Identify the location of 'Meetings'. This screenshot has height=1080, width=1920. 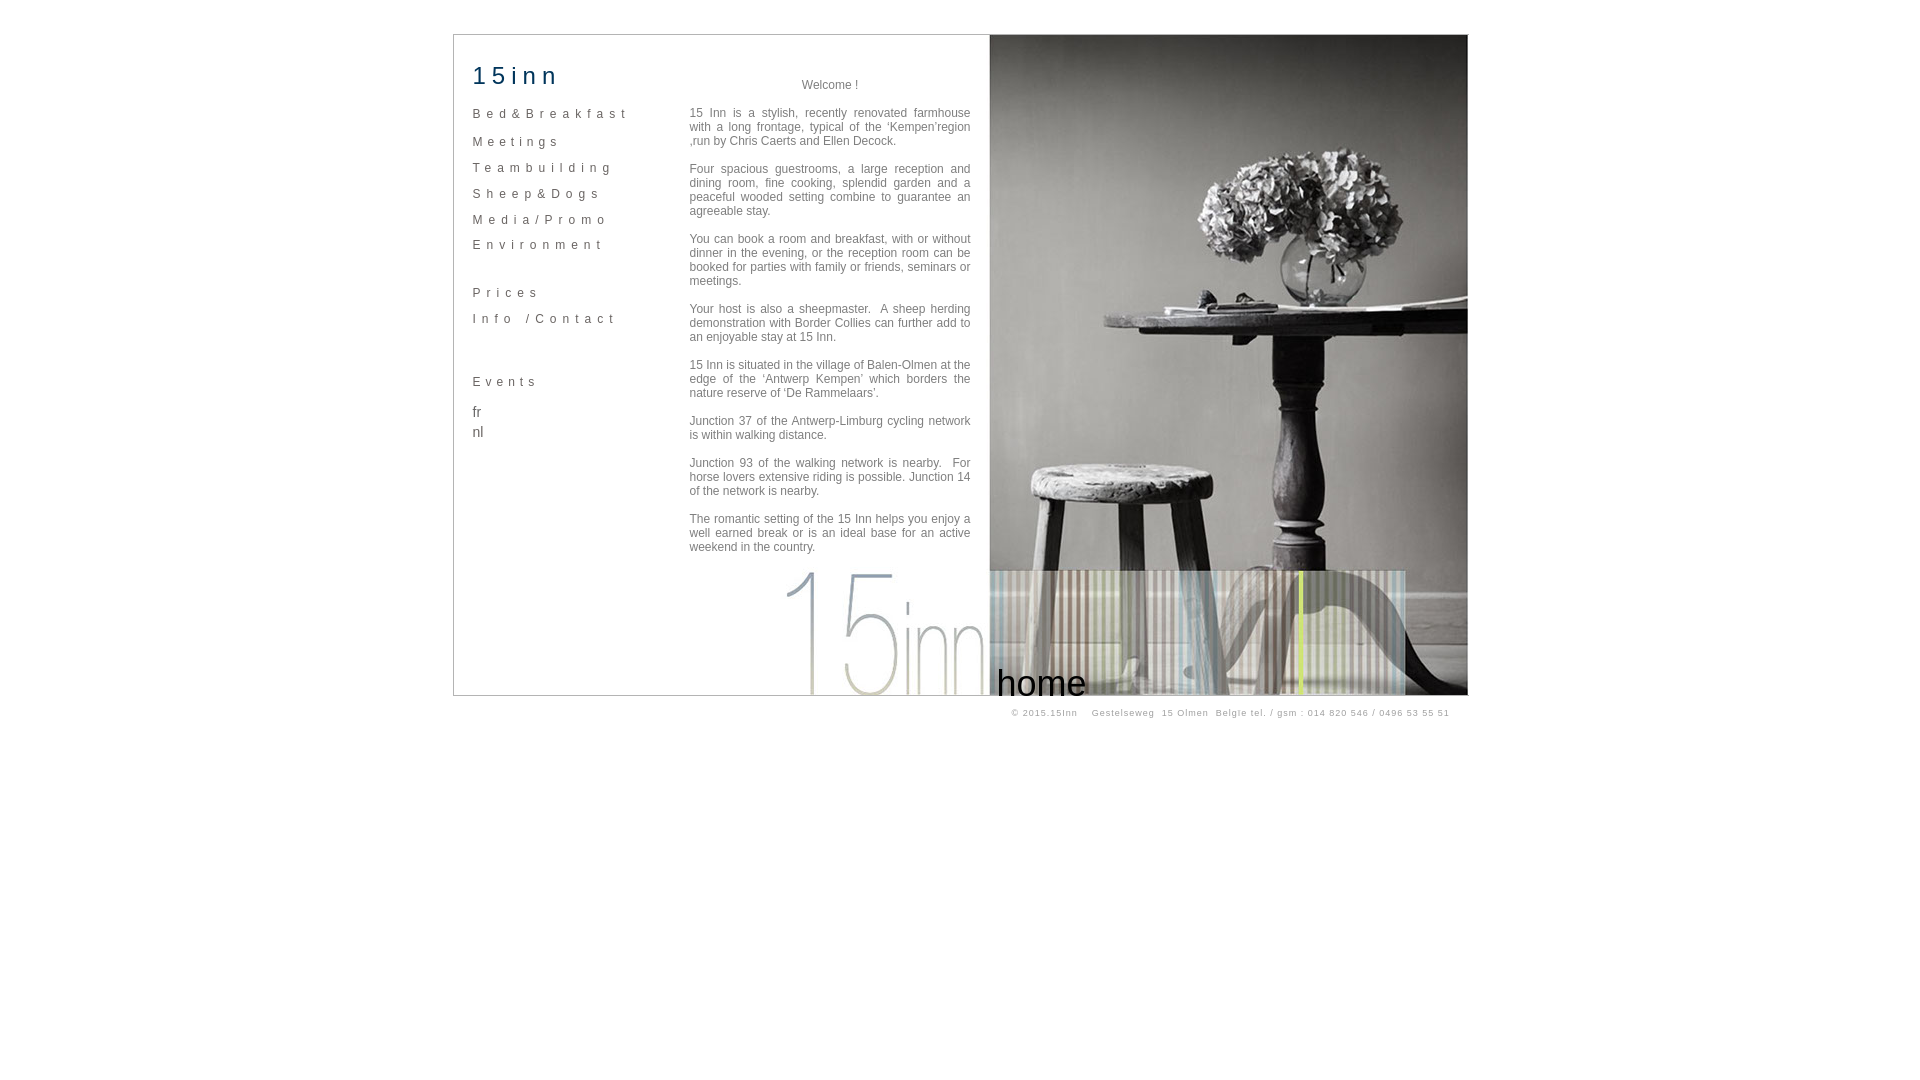
(516, 141).